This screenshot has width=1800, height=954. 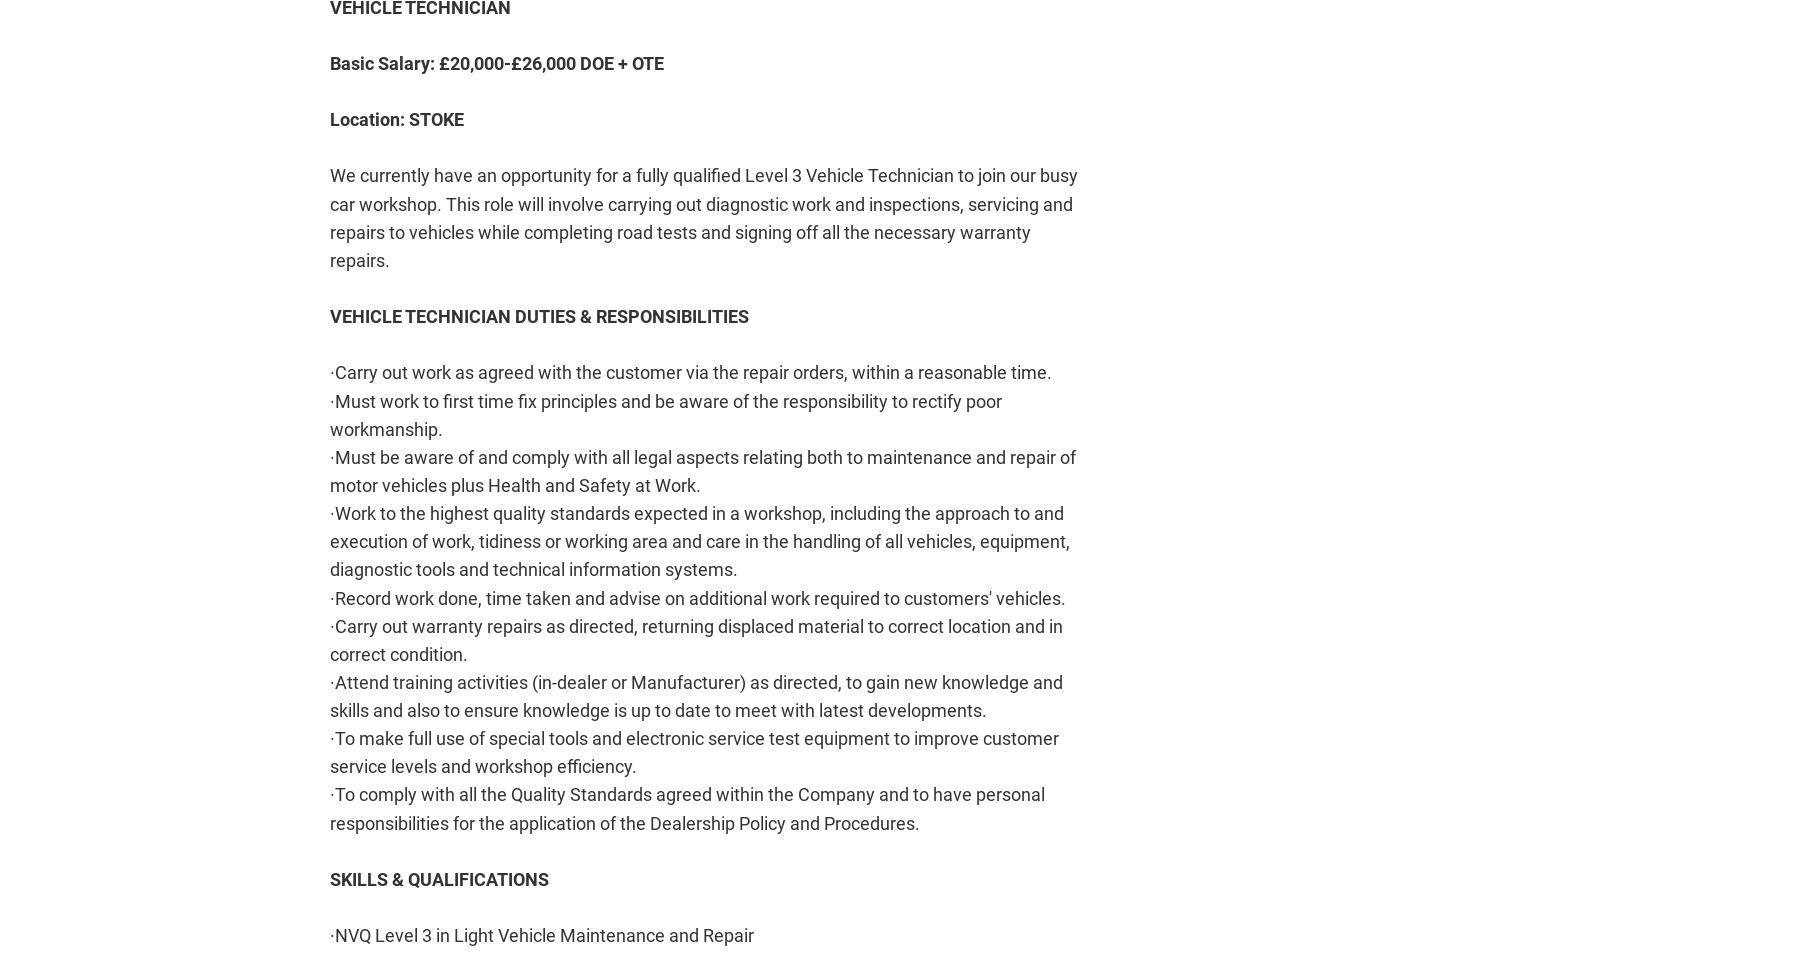 What do you see at coordinates (540, 935) in the screenshot?
I see `'·NVQ Level 3 in Light Vehicle Maintenance and Repair'` at bounding box center [540, 935].